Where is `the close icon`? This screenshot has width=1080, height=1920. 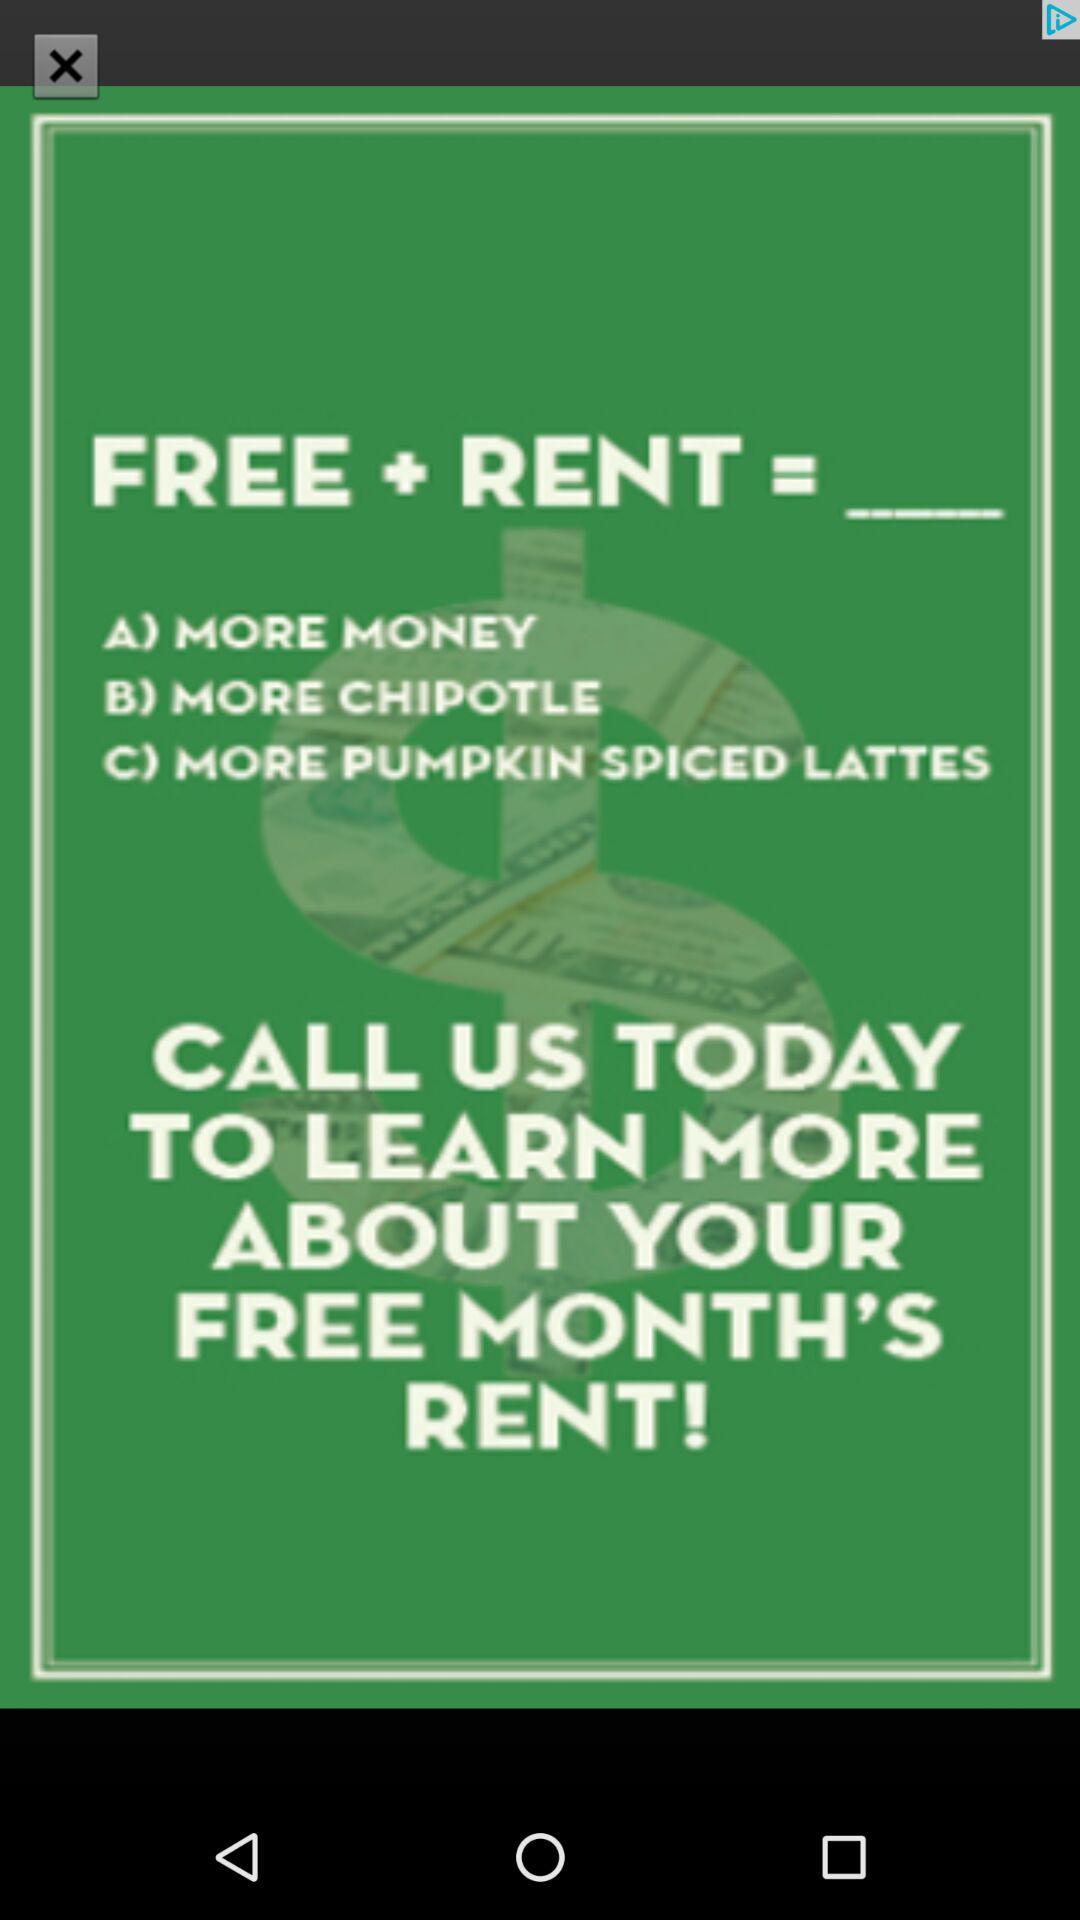
the close icon is located at coordinates (91, 97).